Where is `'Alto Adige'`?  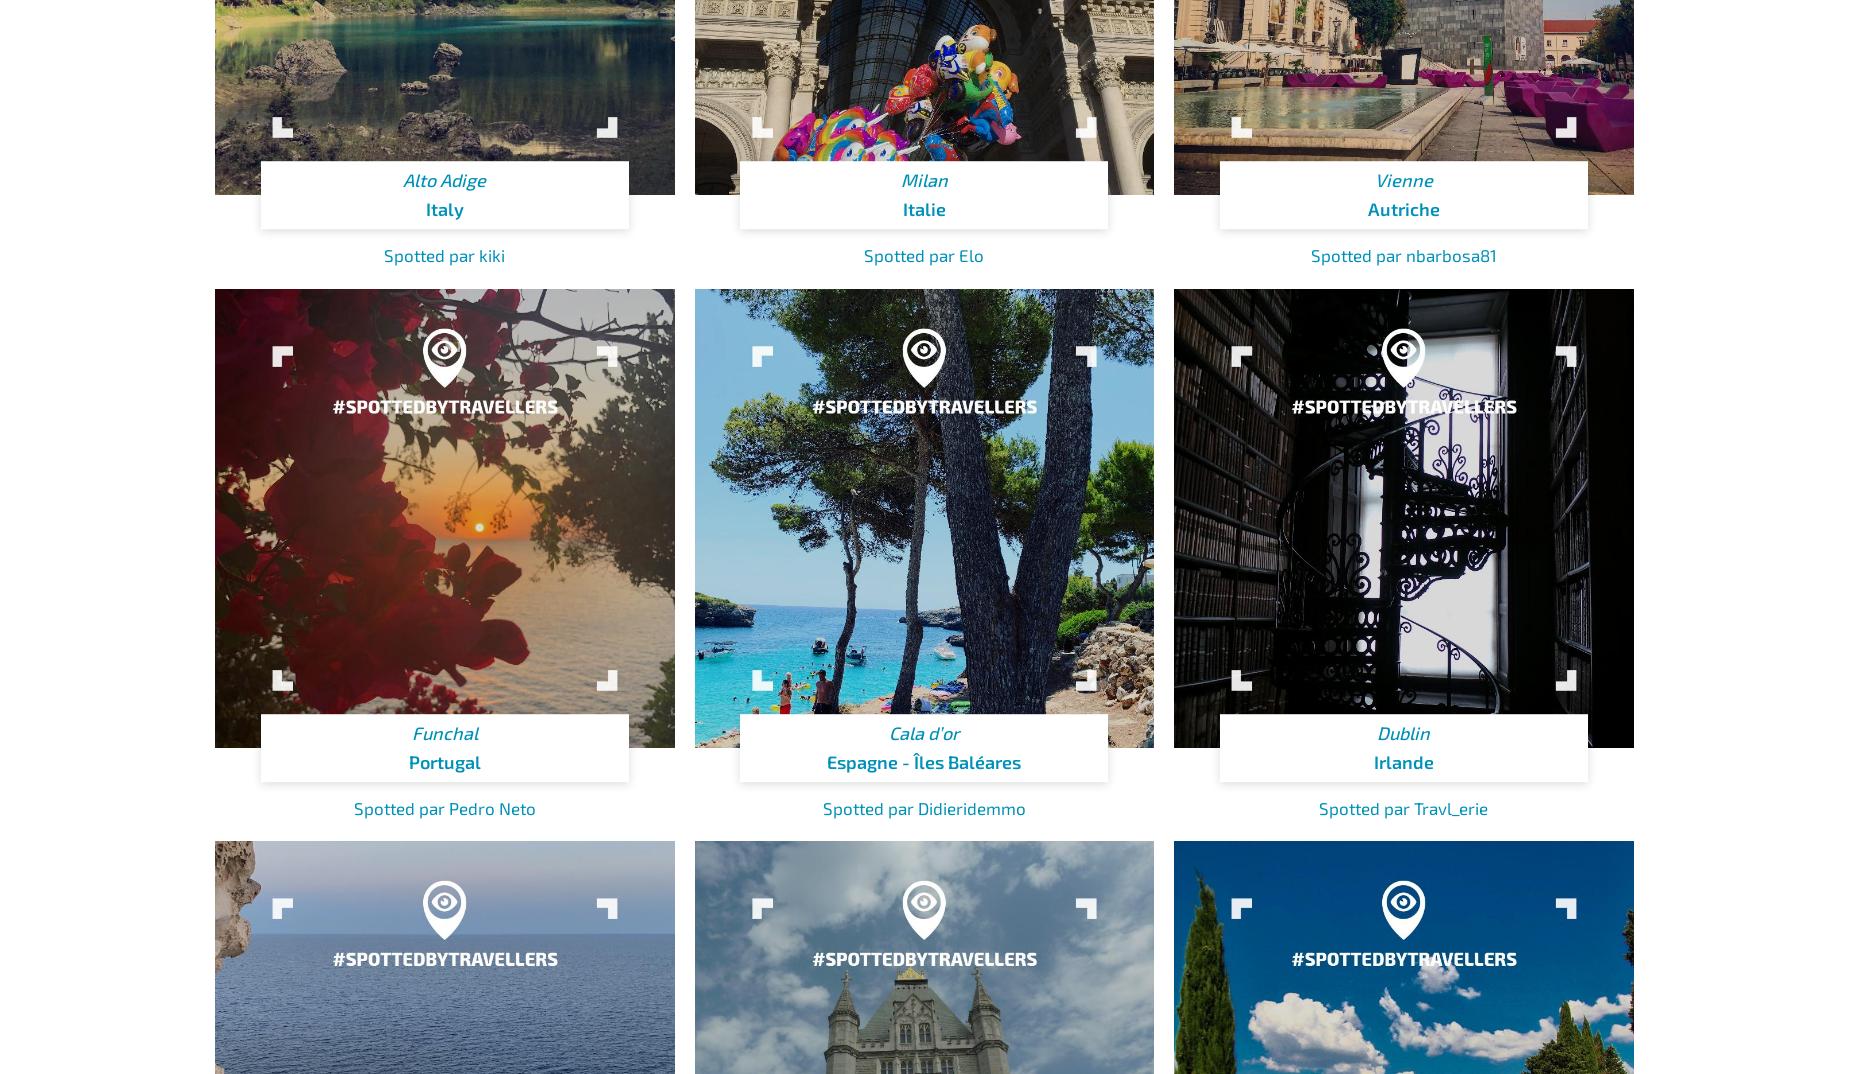
'Alto Adige' is located at coordinates (401, 180).